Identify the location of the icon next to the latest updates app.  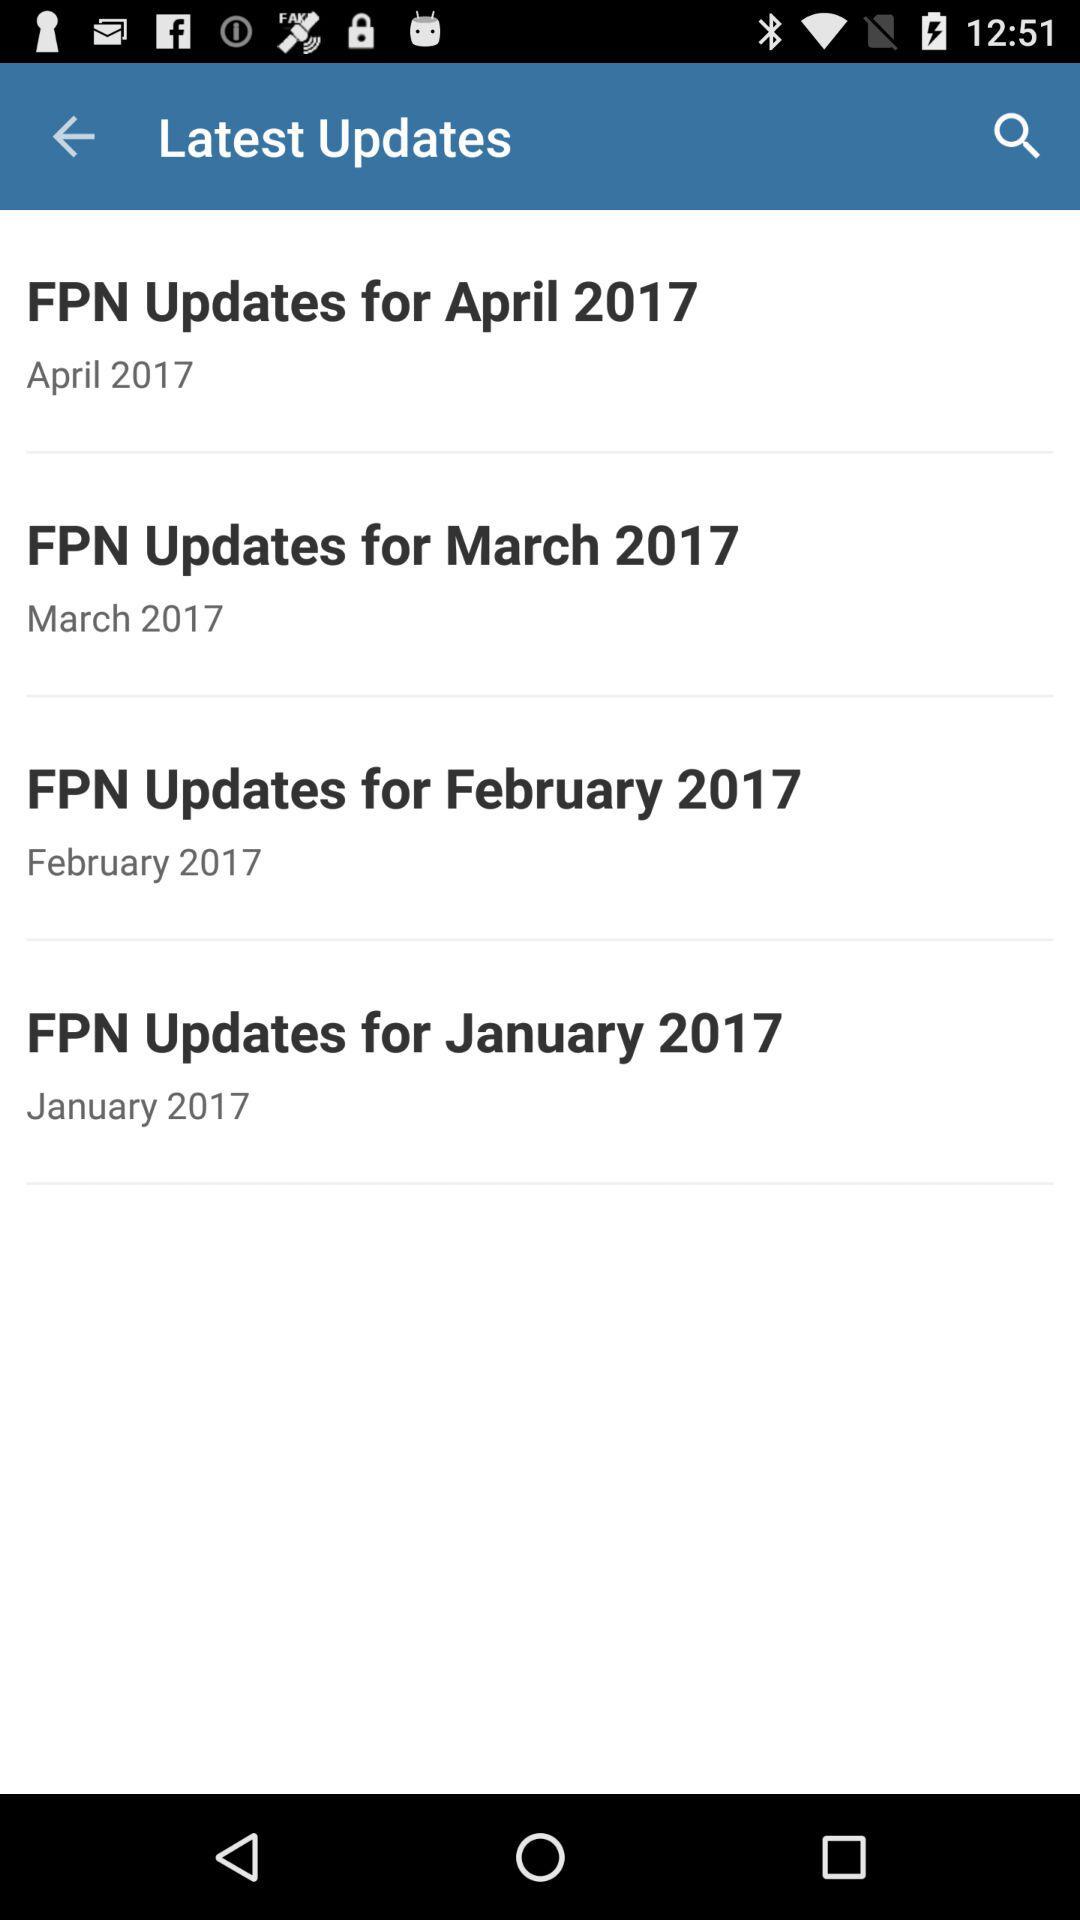
(1017, 135).